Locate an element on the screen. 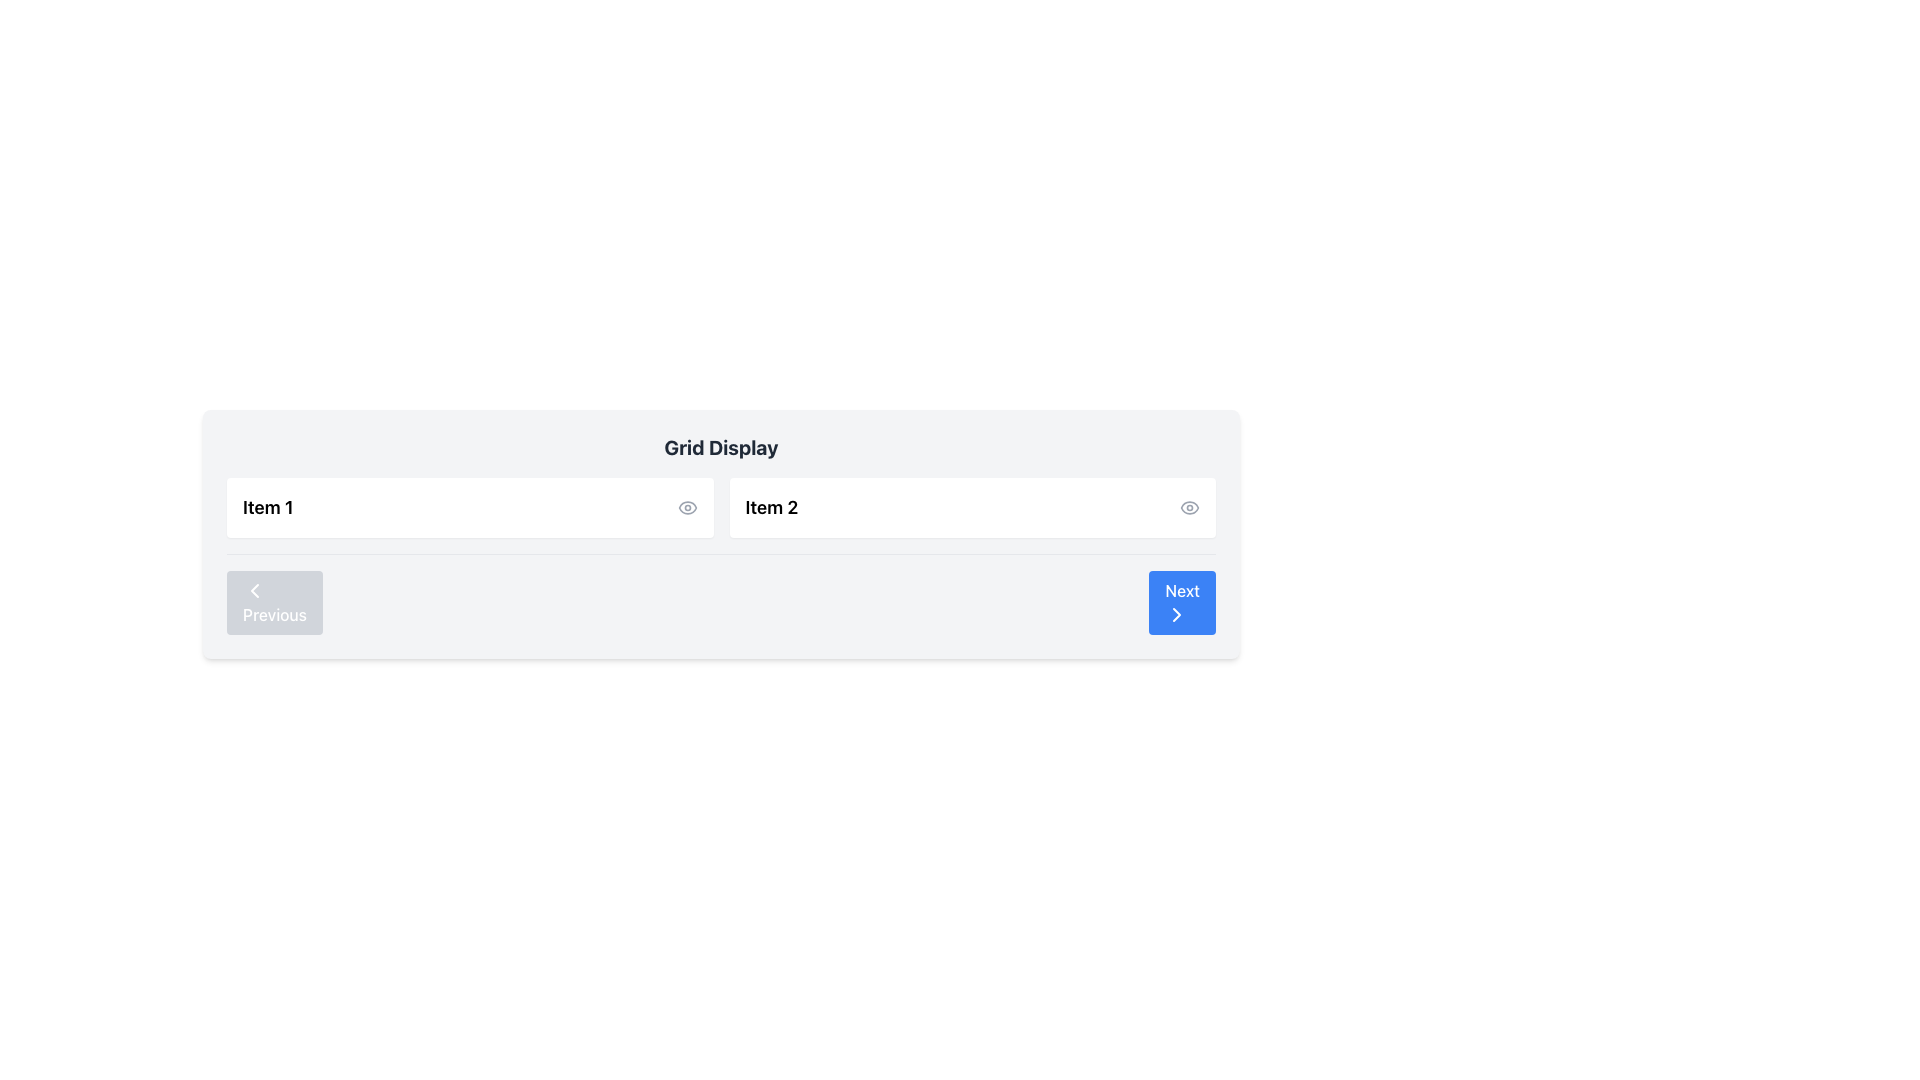 The width and height of the screenshot is (1920, 1080). keyboard navigation is located at coordinates (1177, 613).